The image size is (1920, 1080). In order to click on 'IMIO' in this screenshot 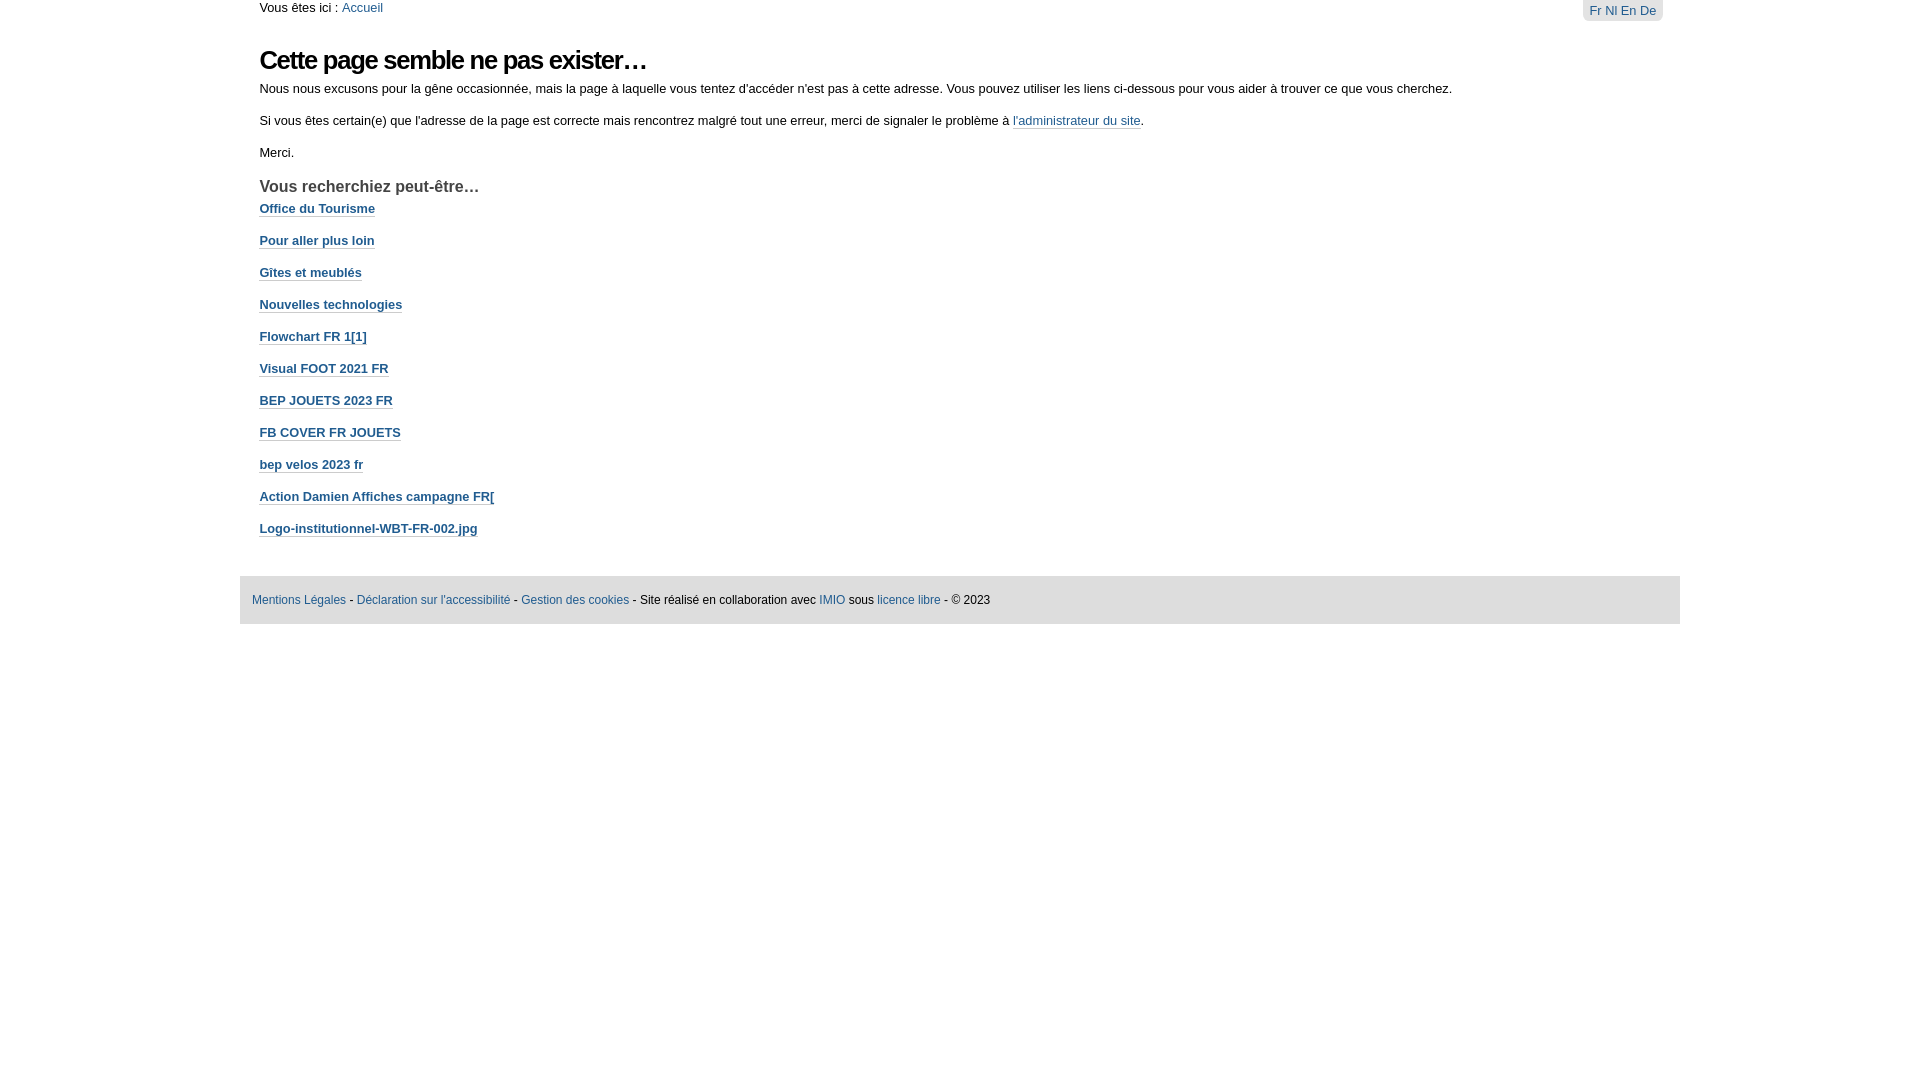, I will do `click(831, 599)`.